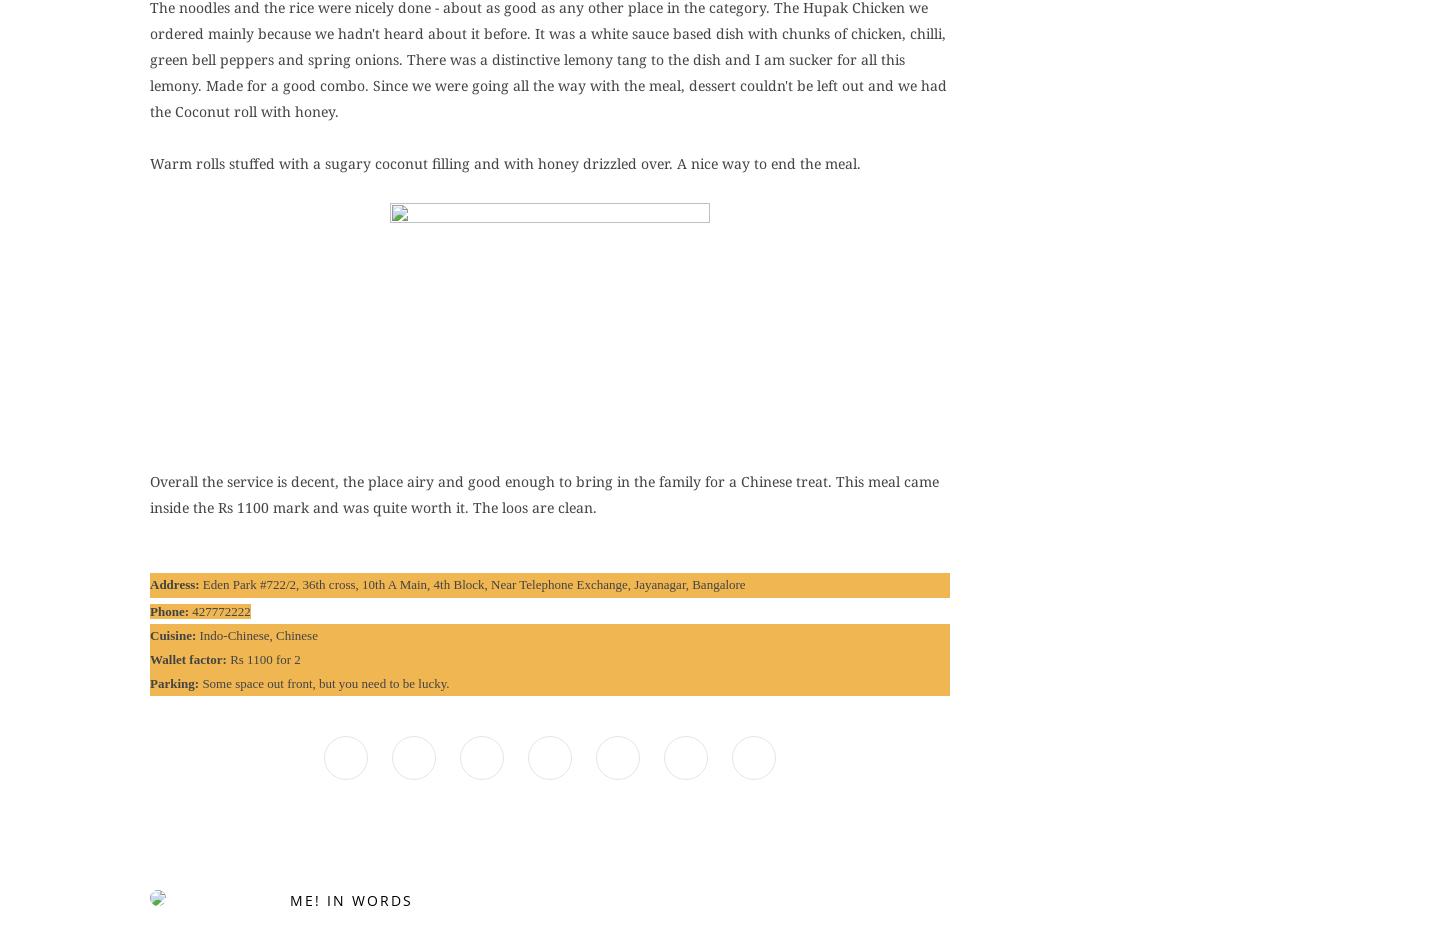  Describe the element at coordinates (148, 657) in the screenshot. I see `'Wallet factor:'` at that location.